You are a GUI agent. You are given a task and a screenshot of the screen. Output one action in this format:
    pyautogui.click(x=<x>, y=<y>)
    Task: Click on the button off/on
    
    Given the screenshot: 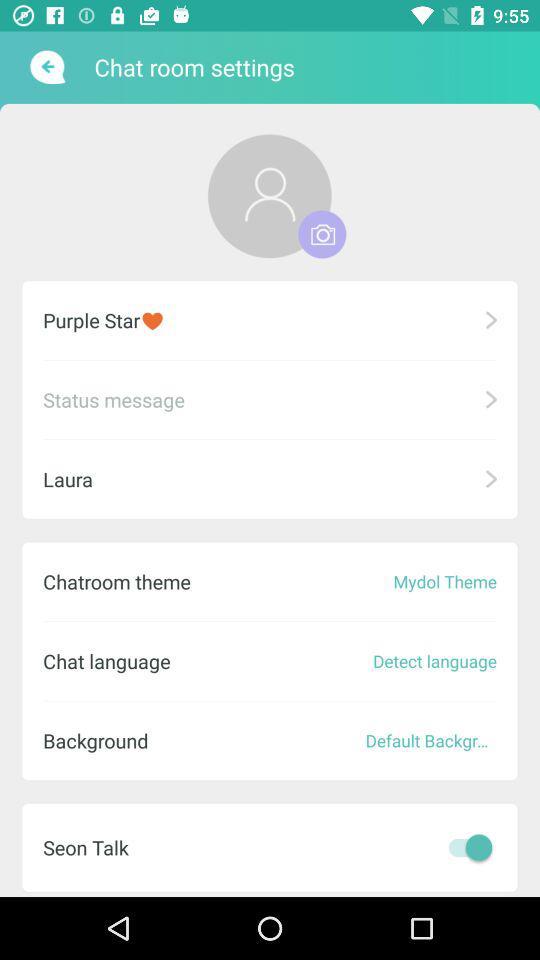 What is the action you would take?
    pyautogui.click(x=465, y=846)
    